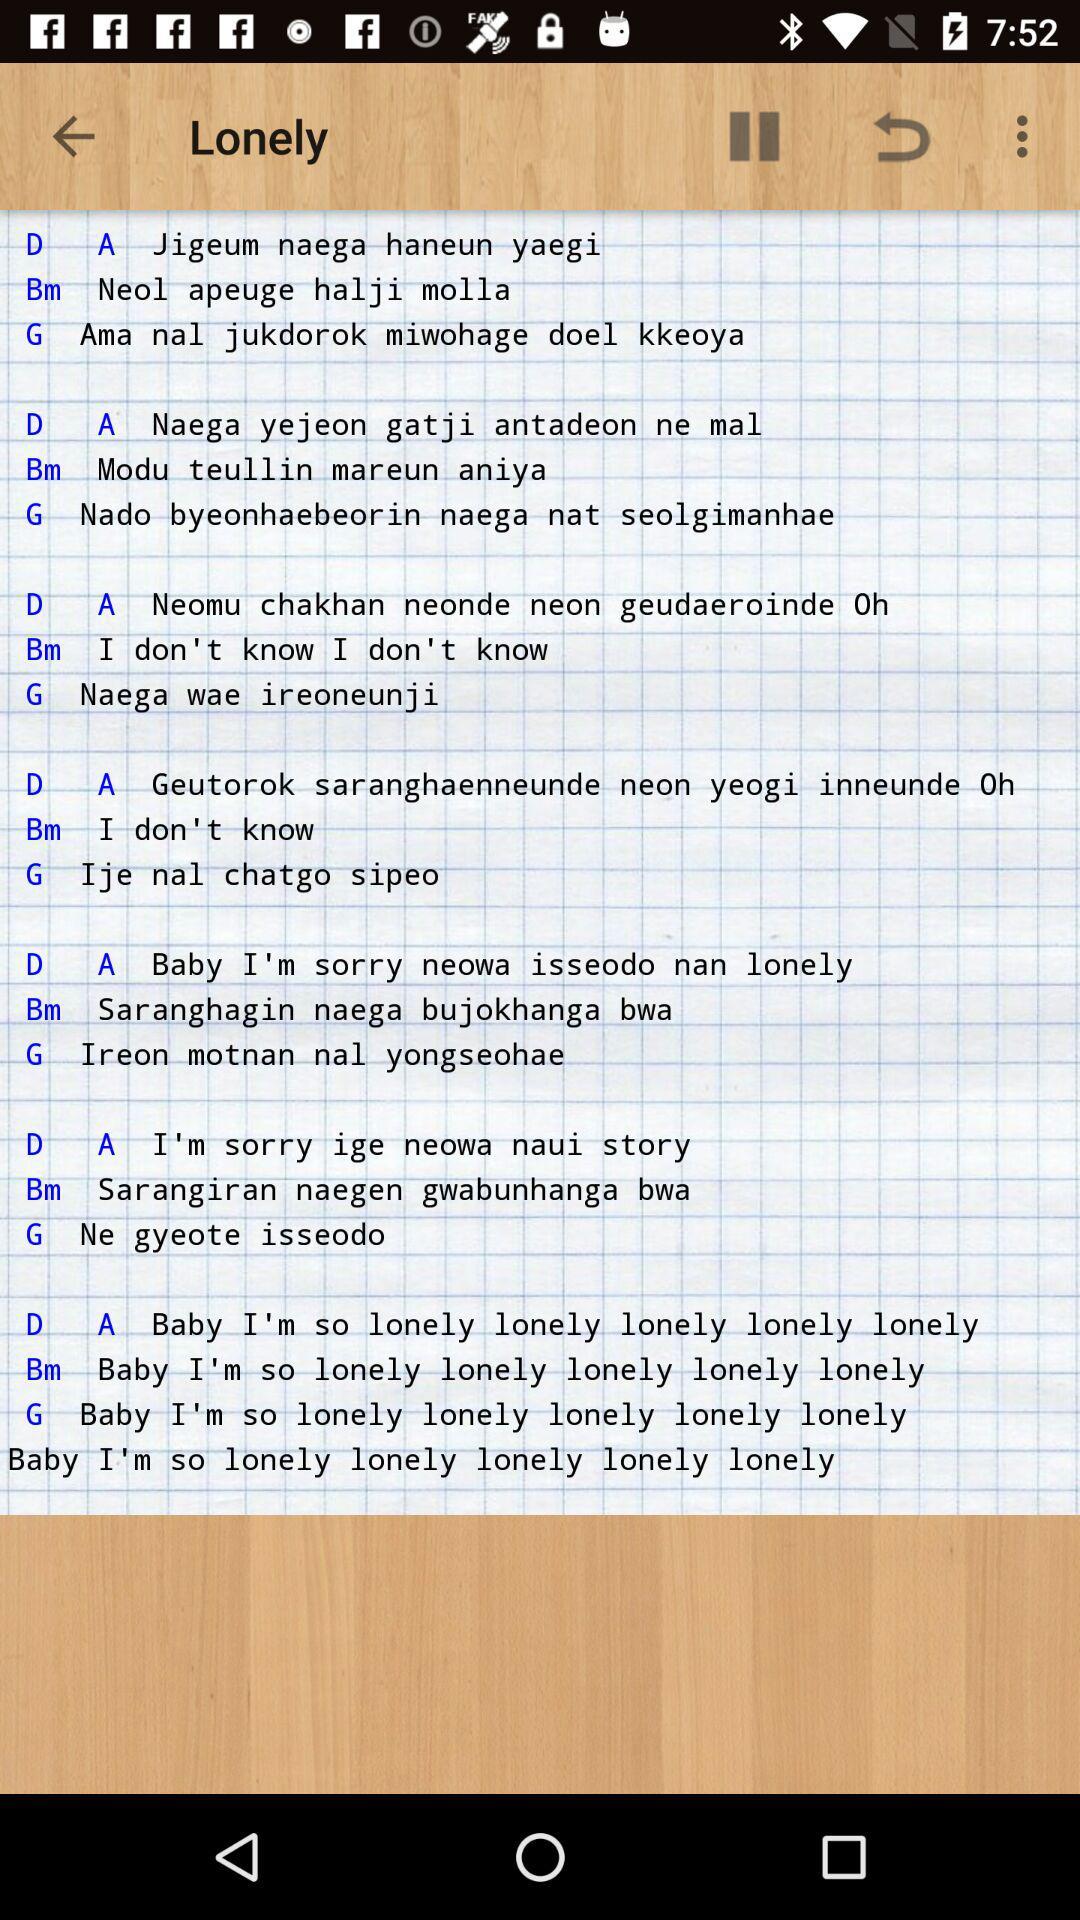 This screenshot has width=1080, height=1920. Describe the element at coordinates (754, 135) in the screenshot. I see `icon next to lonely item` at that location.